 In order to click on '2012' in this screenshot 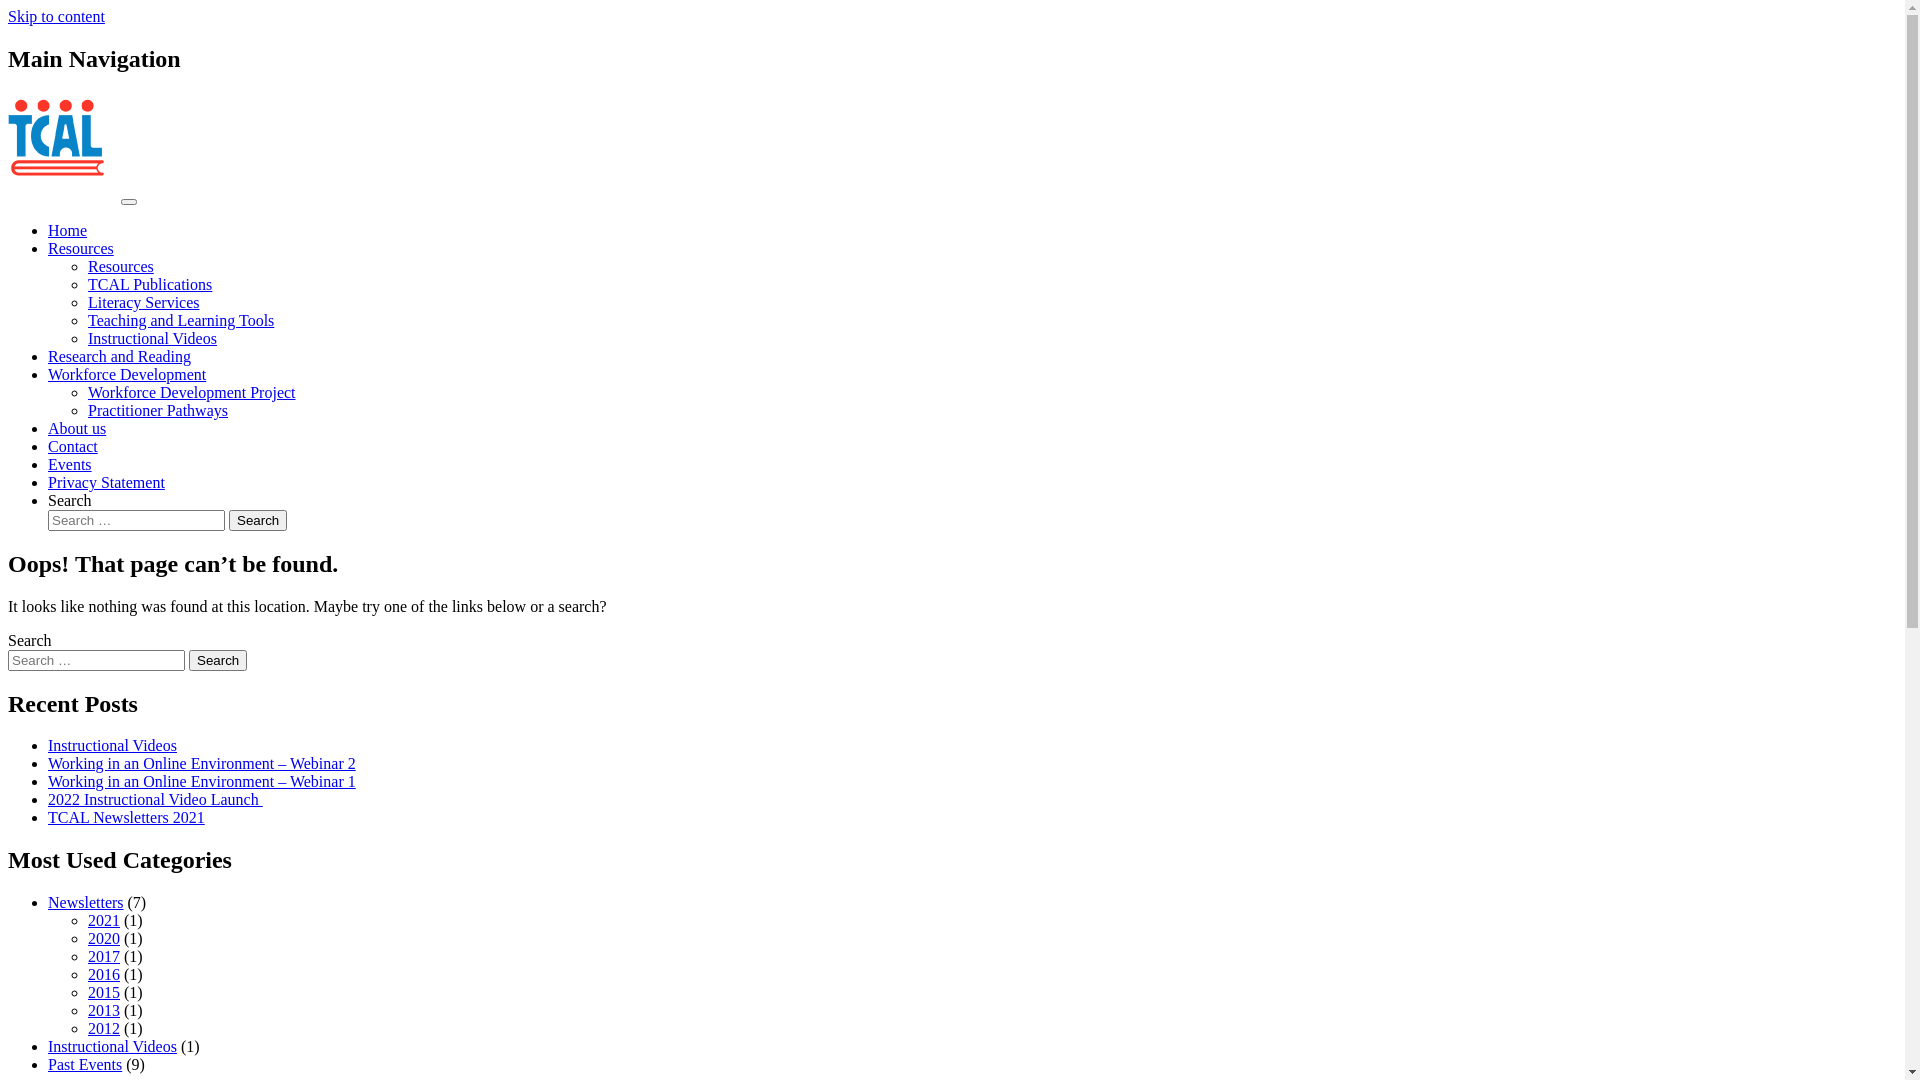, I will do `click(103, 1028)`.